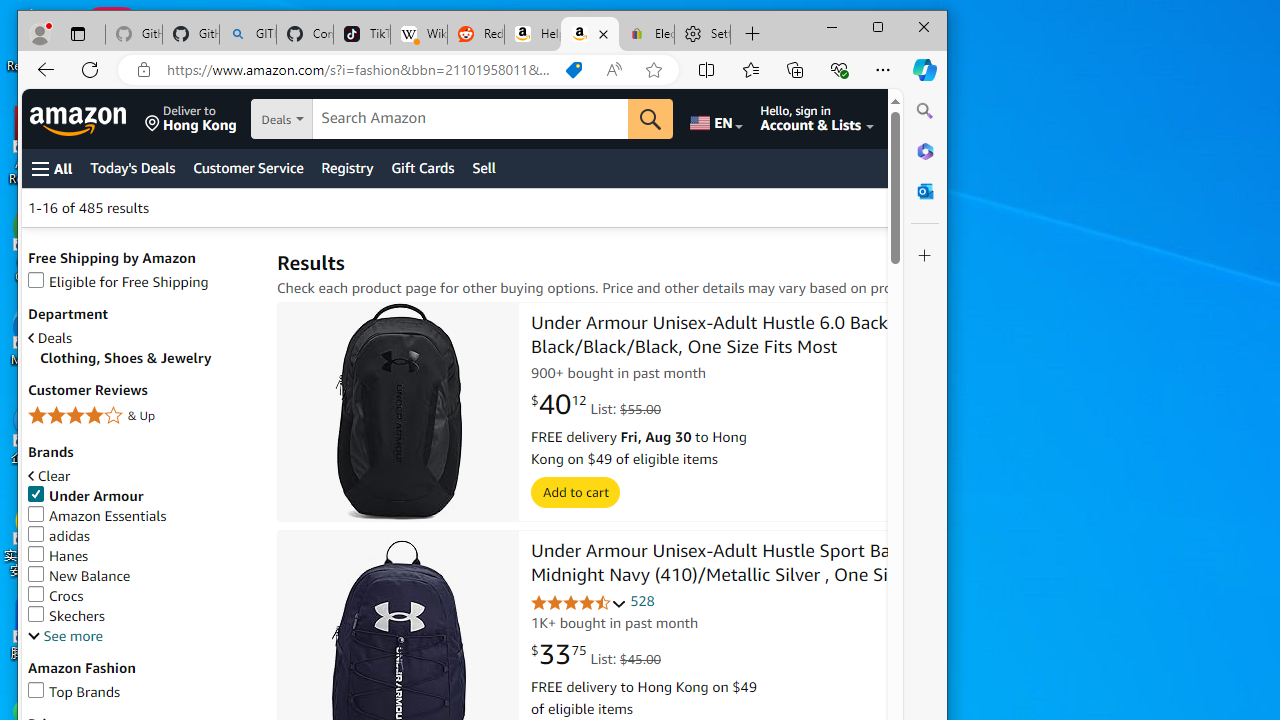 The height and width of the screenshot is (720, 1280). I want to click on 'Amazon Essentials', so click(96, 515).